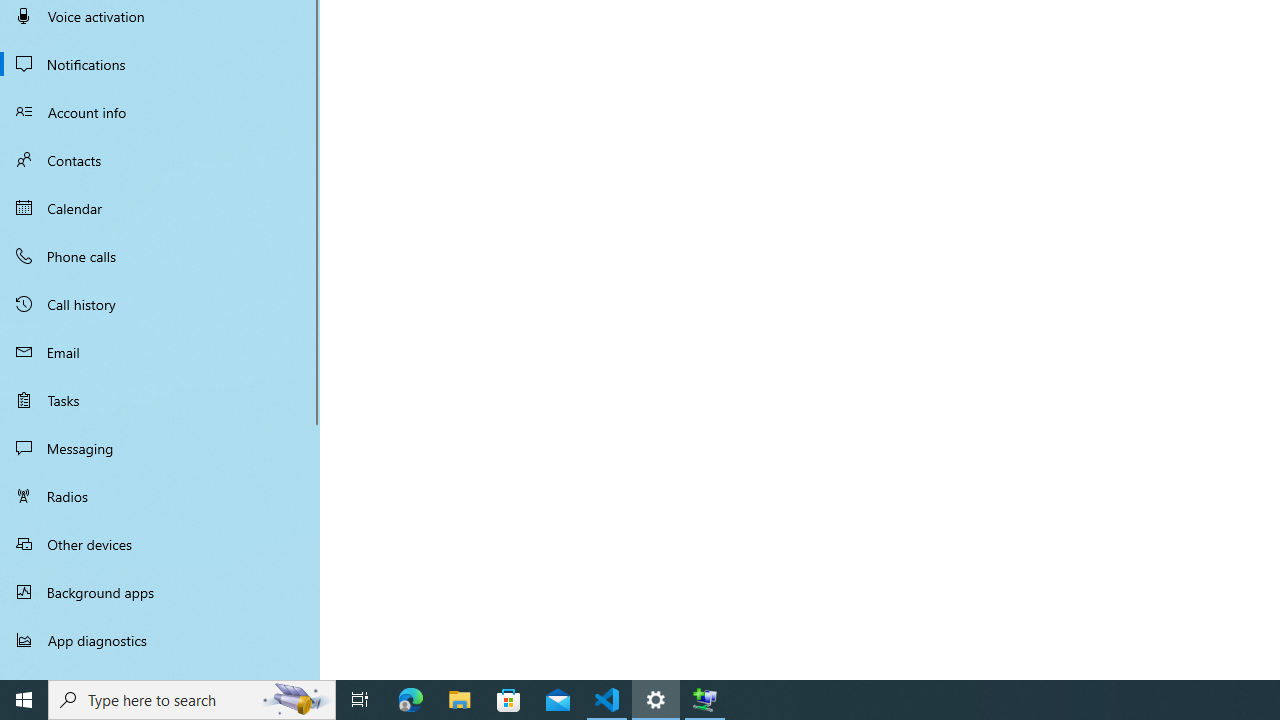  I want to click on 'Calendar', so click(160, 208).